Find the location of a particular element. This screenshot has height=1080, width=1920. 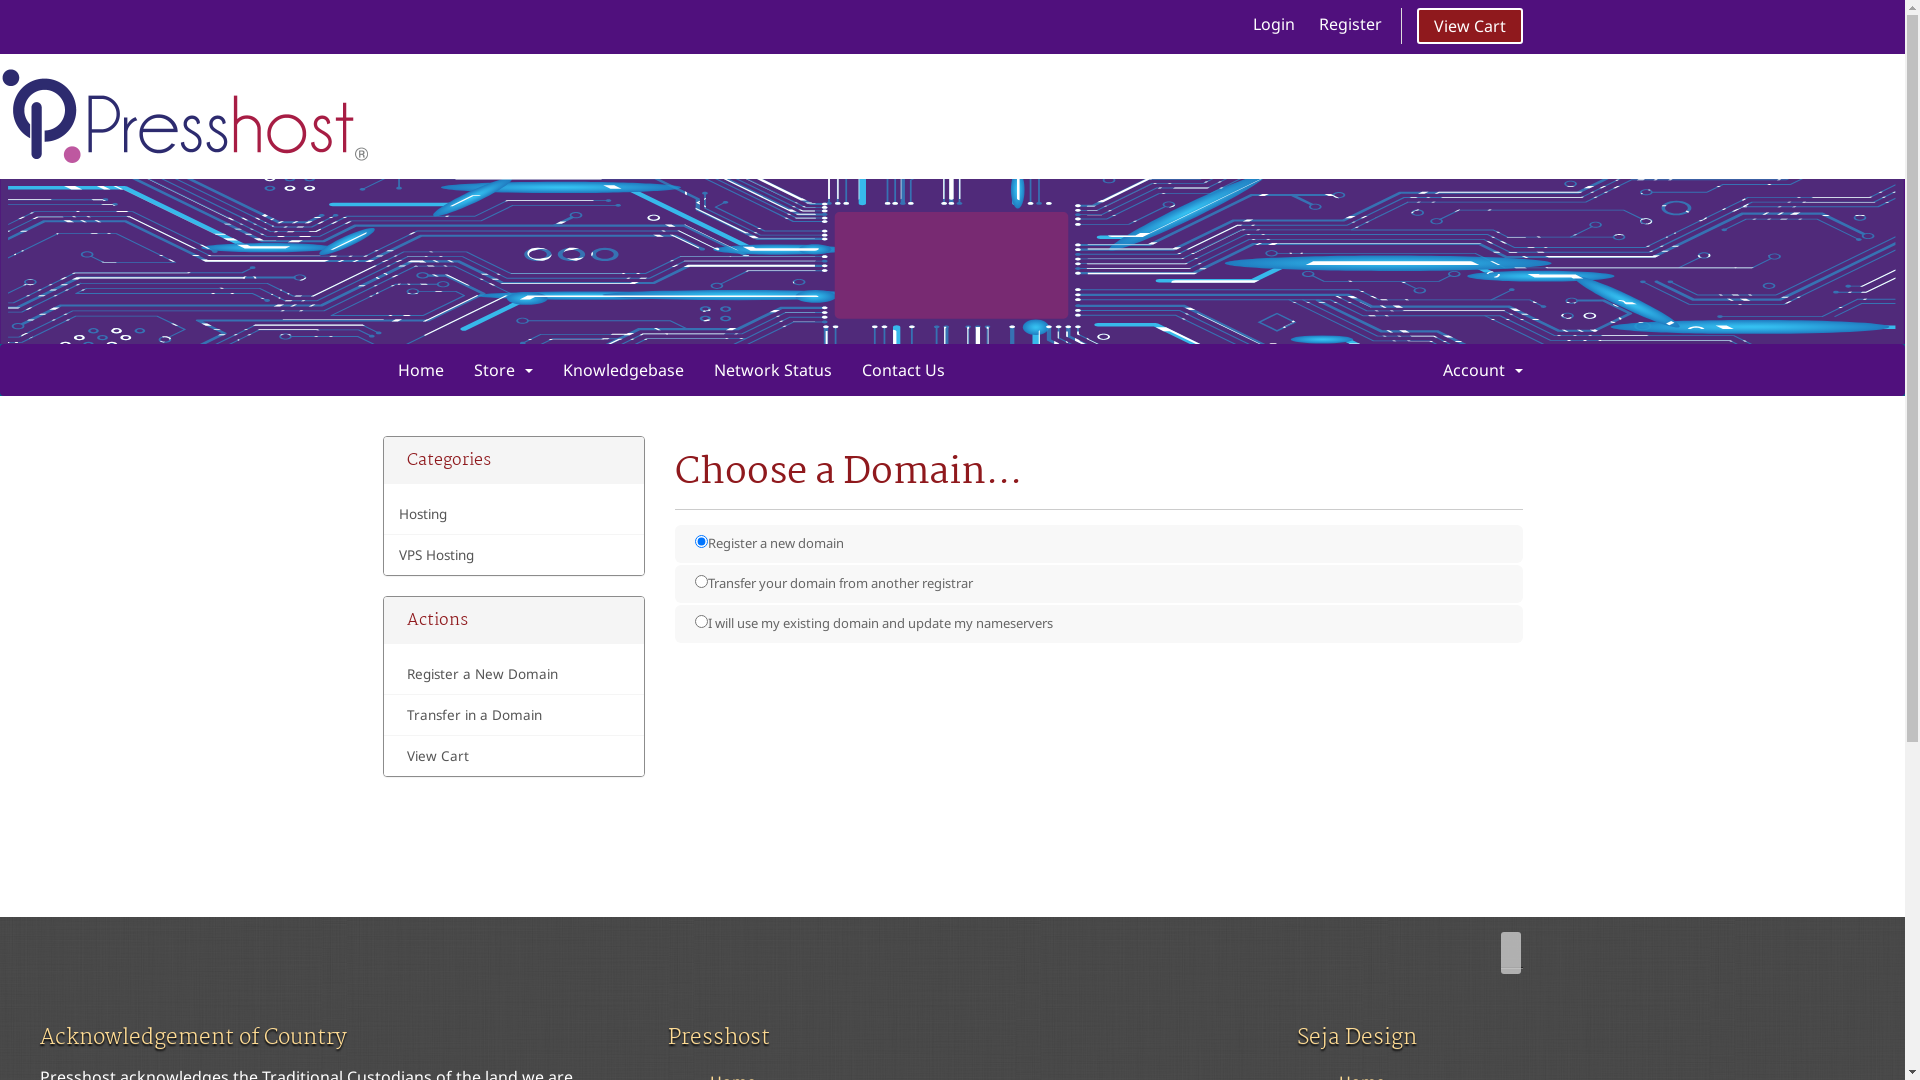

'Account  ' is located at coordinates (1483, 370).